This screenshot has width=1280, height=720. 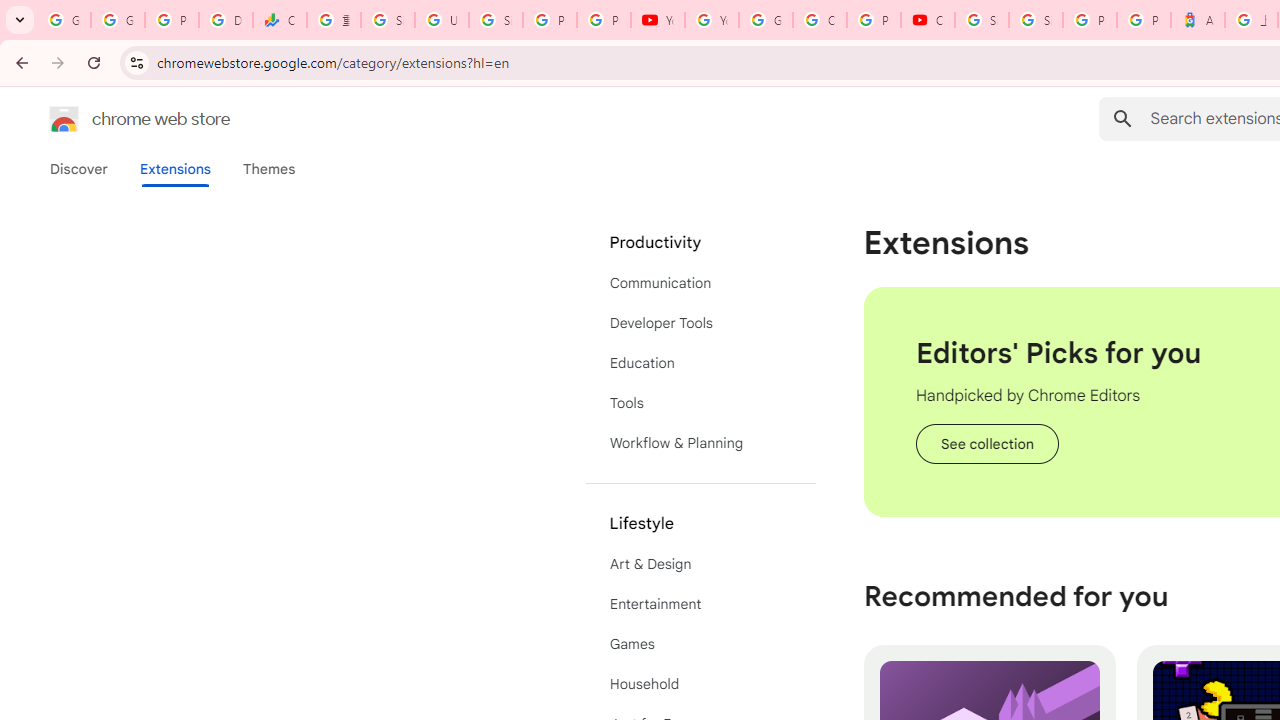 What do you see at coordinates (64, 119) in the screenshot?
I see `'Chrome Web Store logo'` at bounding box center [64, 119].